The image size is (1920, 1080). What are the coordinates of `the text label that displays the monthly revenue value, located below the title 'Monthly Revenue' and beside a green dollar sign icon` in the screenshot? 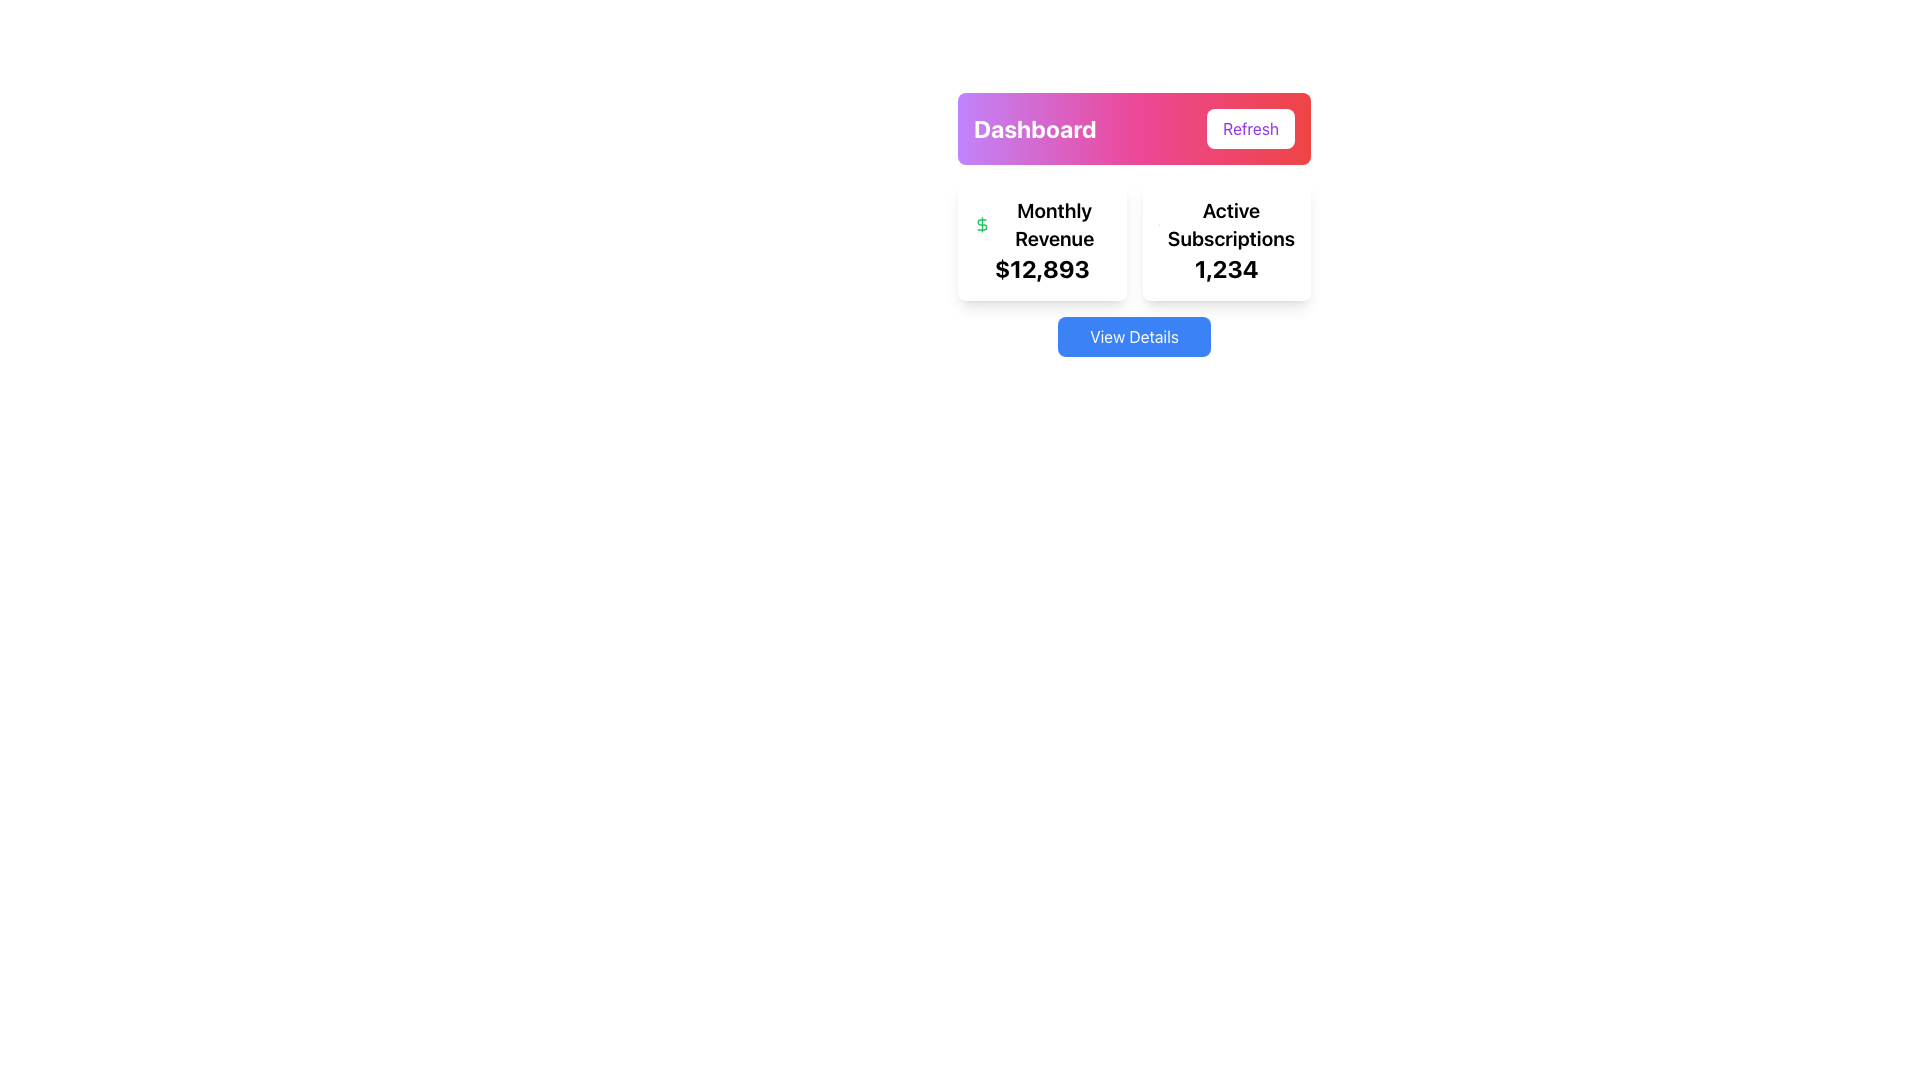 It's located at (1041, 268).